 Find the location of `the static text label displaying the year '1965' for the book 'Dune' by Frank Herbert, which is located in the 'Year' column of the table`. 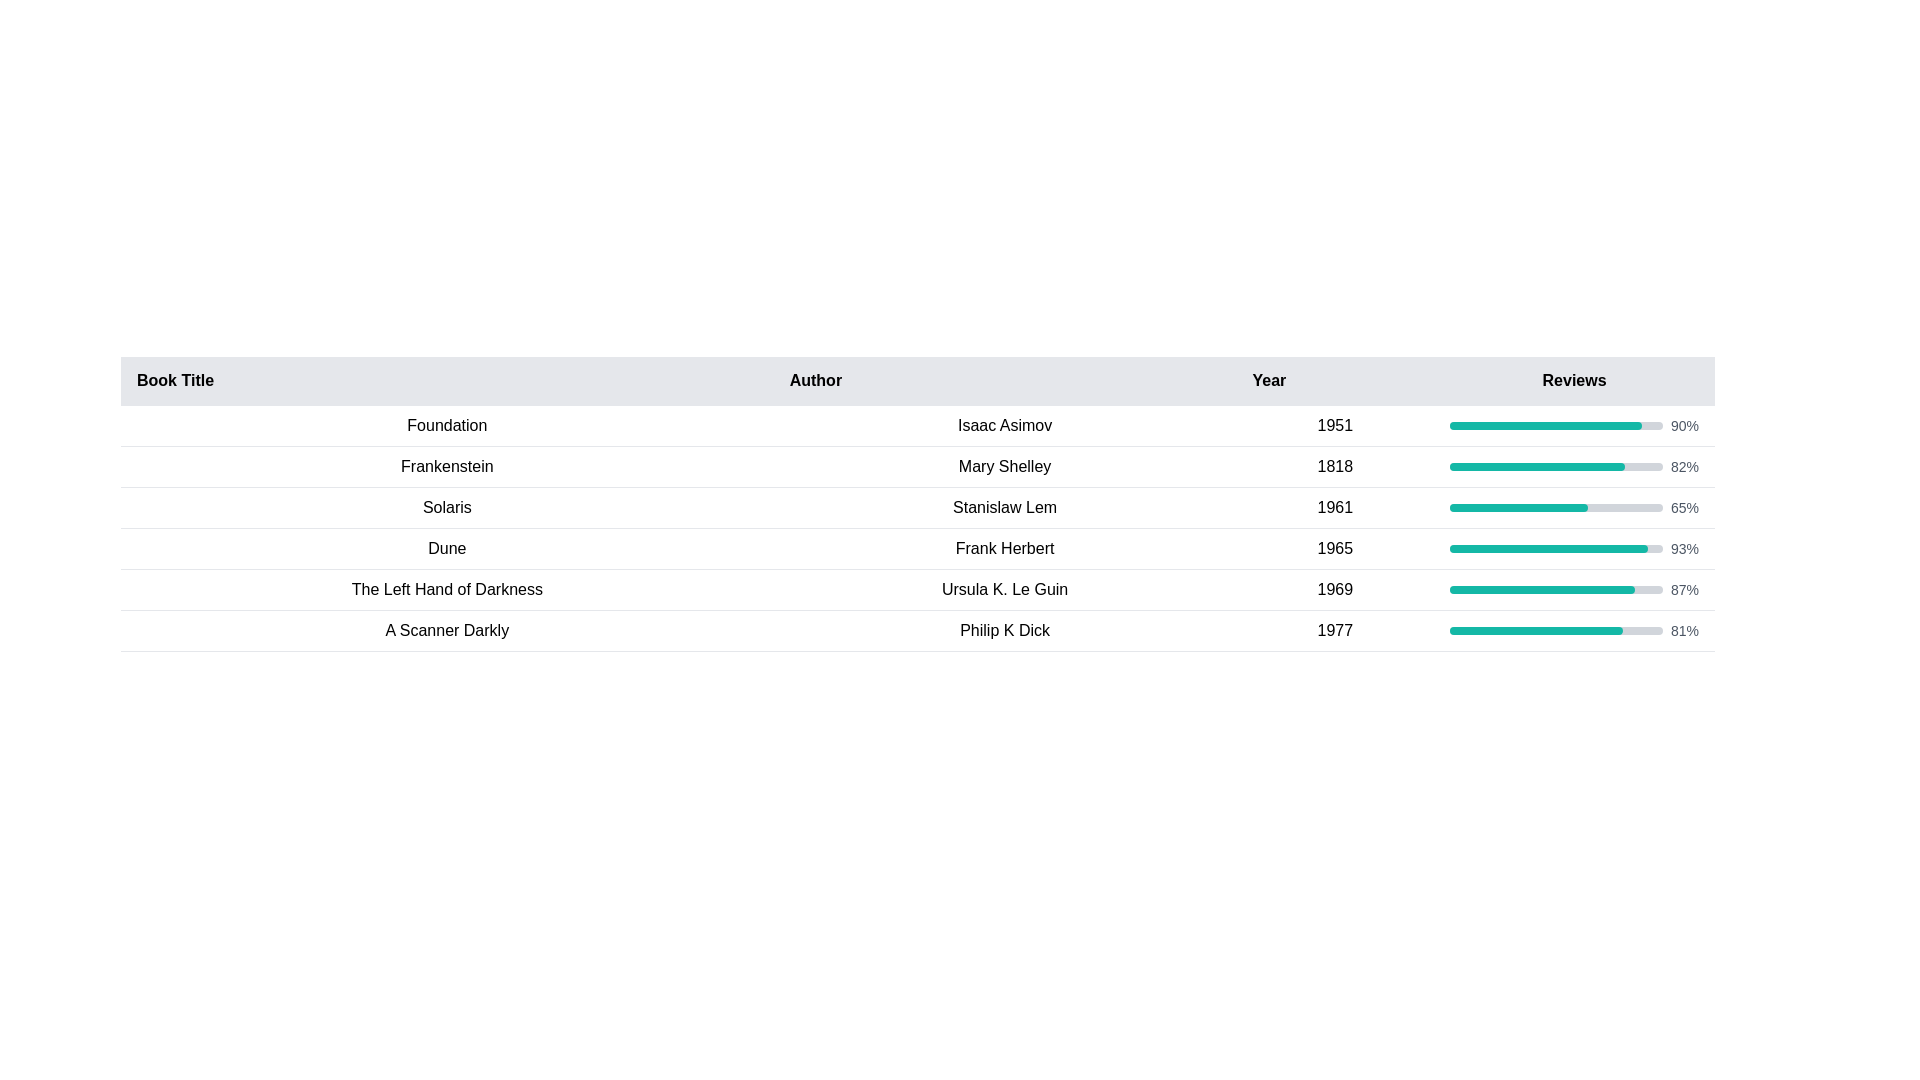

the static text label displaying the year '1965' for the book 'Dune' by Frank Herbert, which is located in the 'Year' column of the table is located at coordinates (1335, 548).